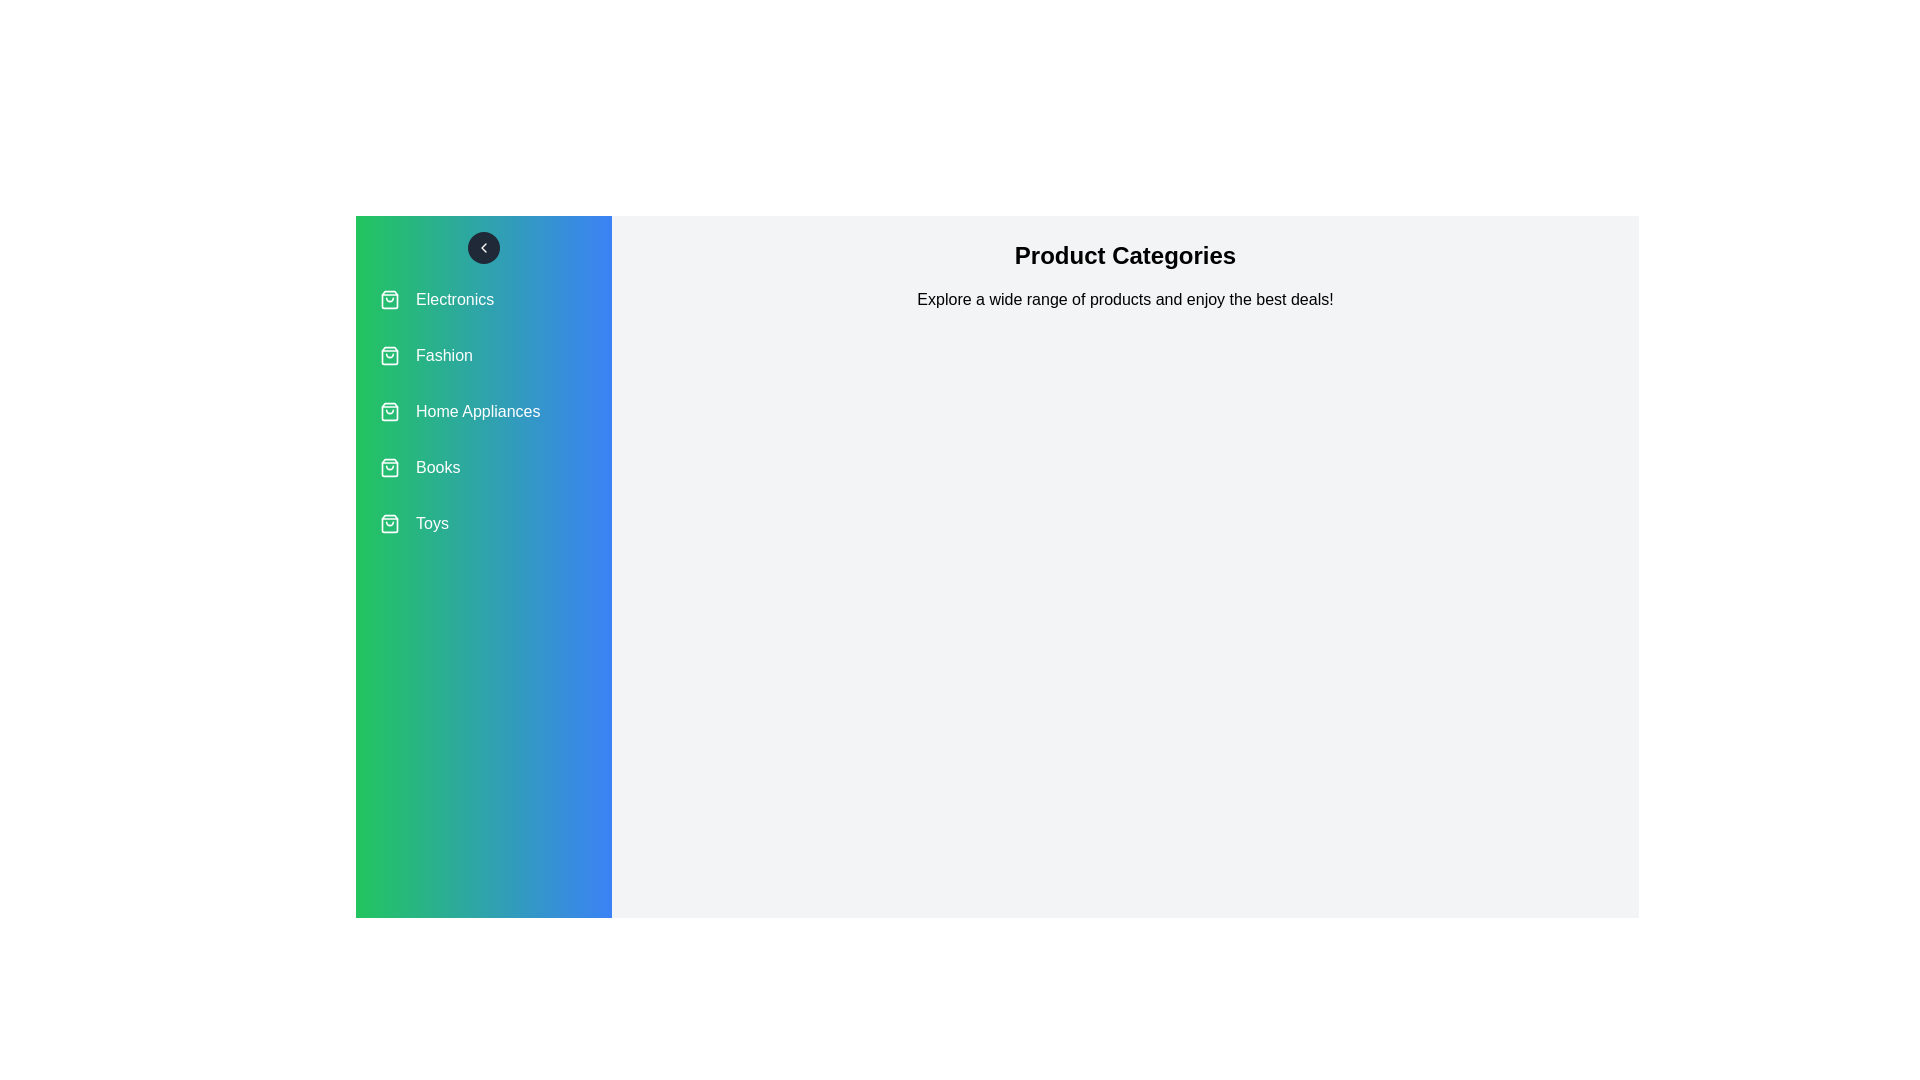 The image size is (1920, 1080). Describe the element at coordinates (484, 300) in the screenshot. I see `the category Electronics from the list` at that location.